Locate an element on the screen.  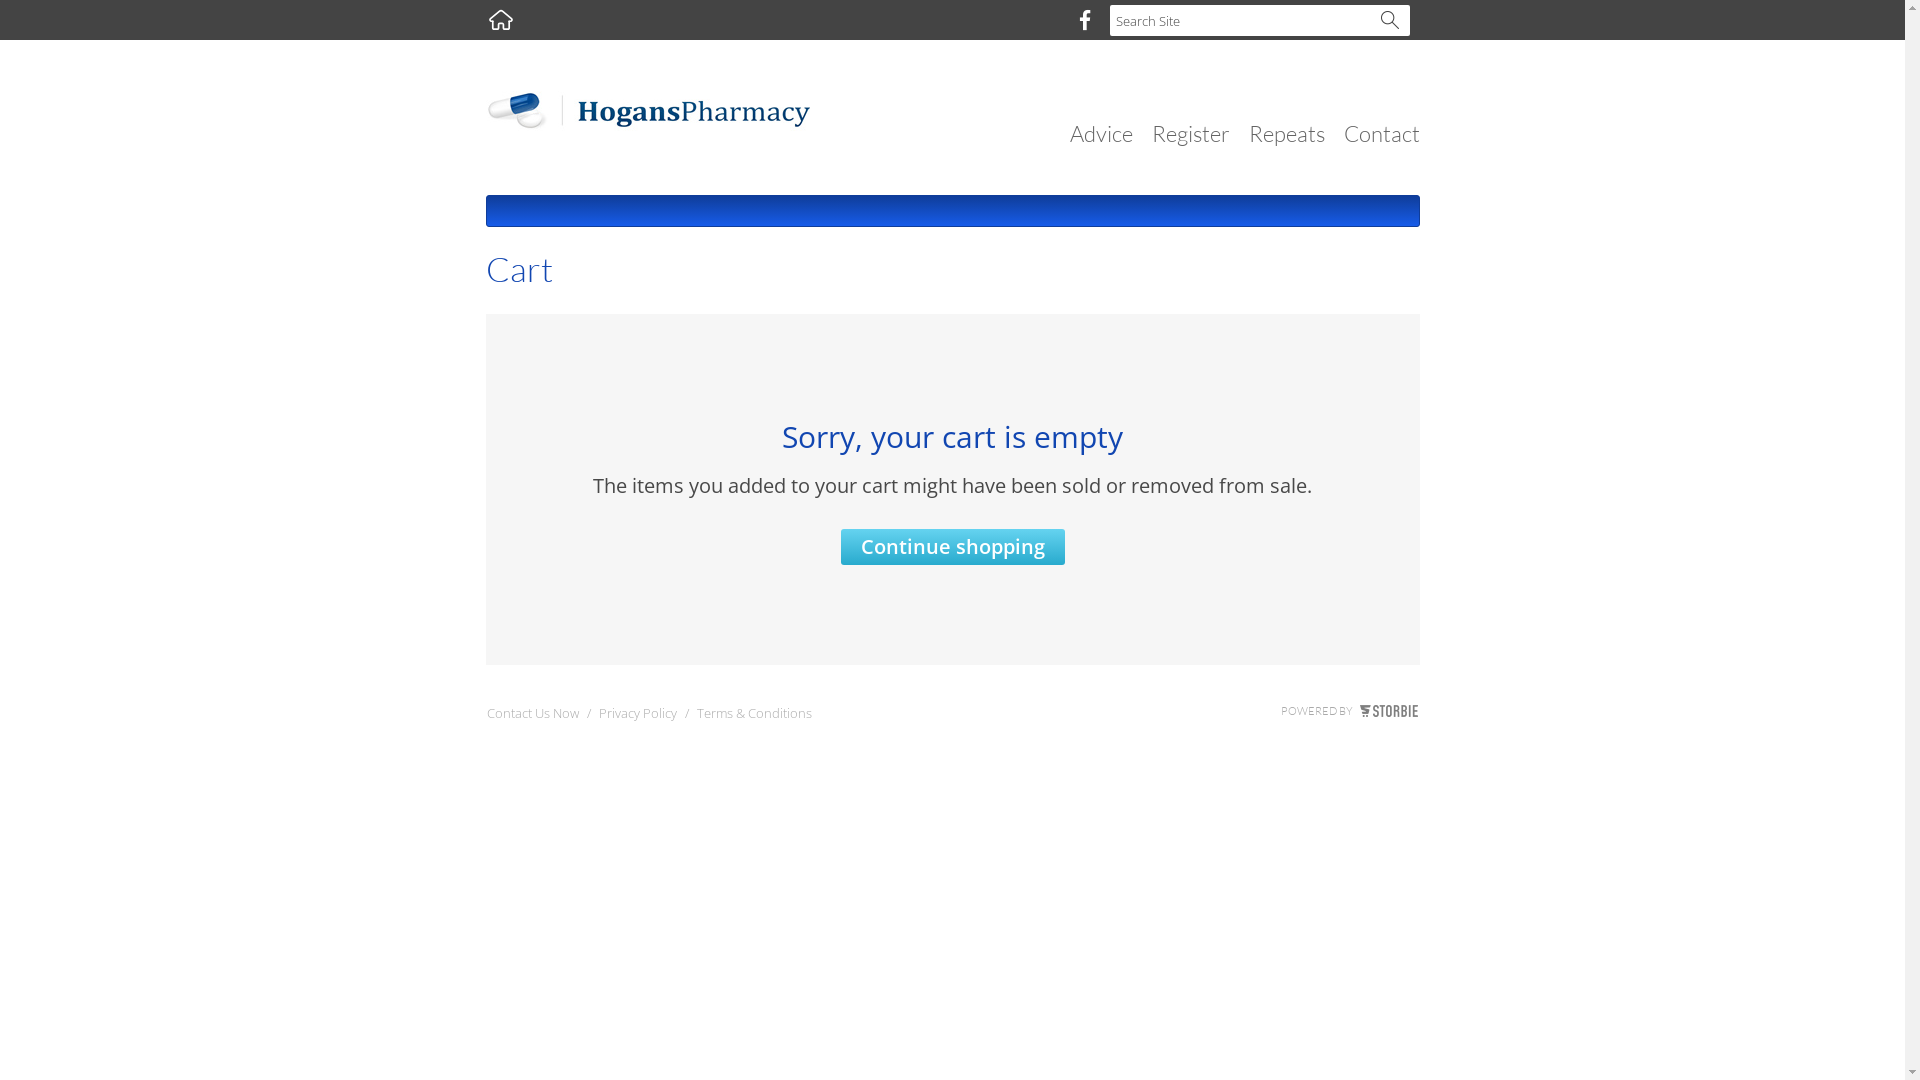
'Privacy Policy' is located at coordinates (597, 716).